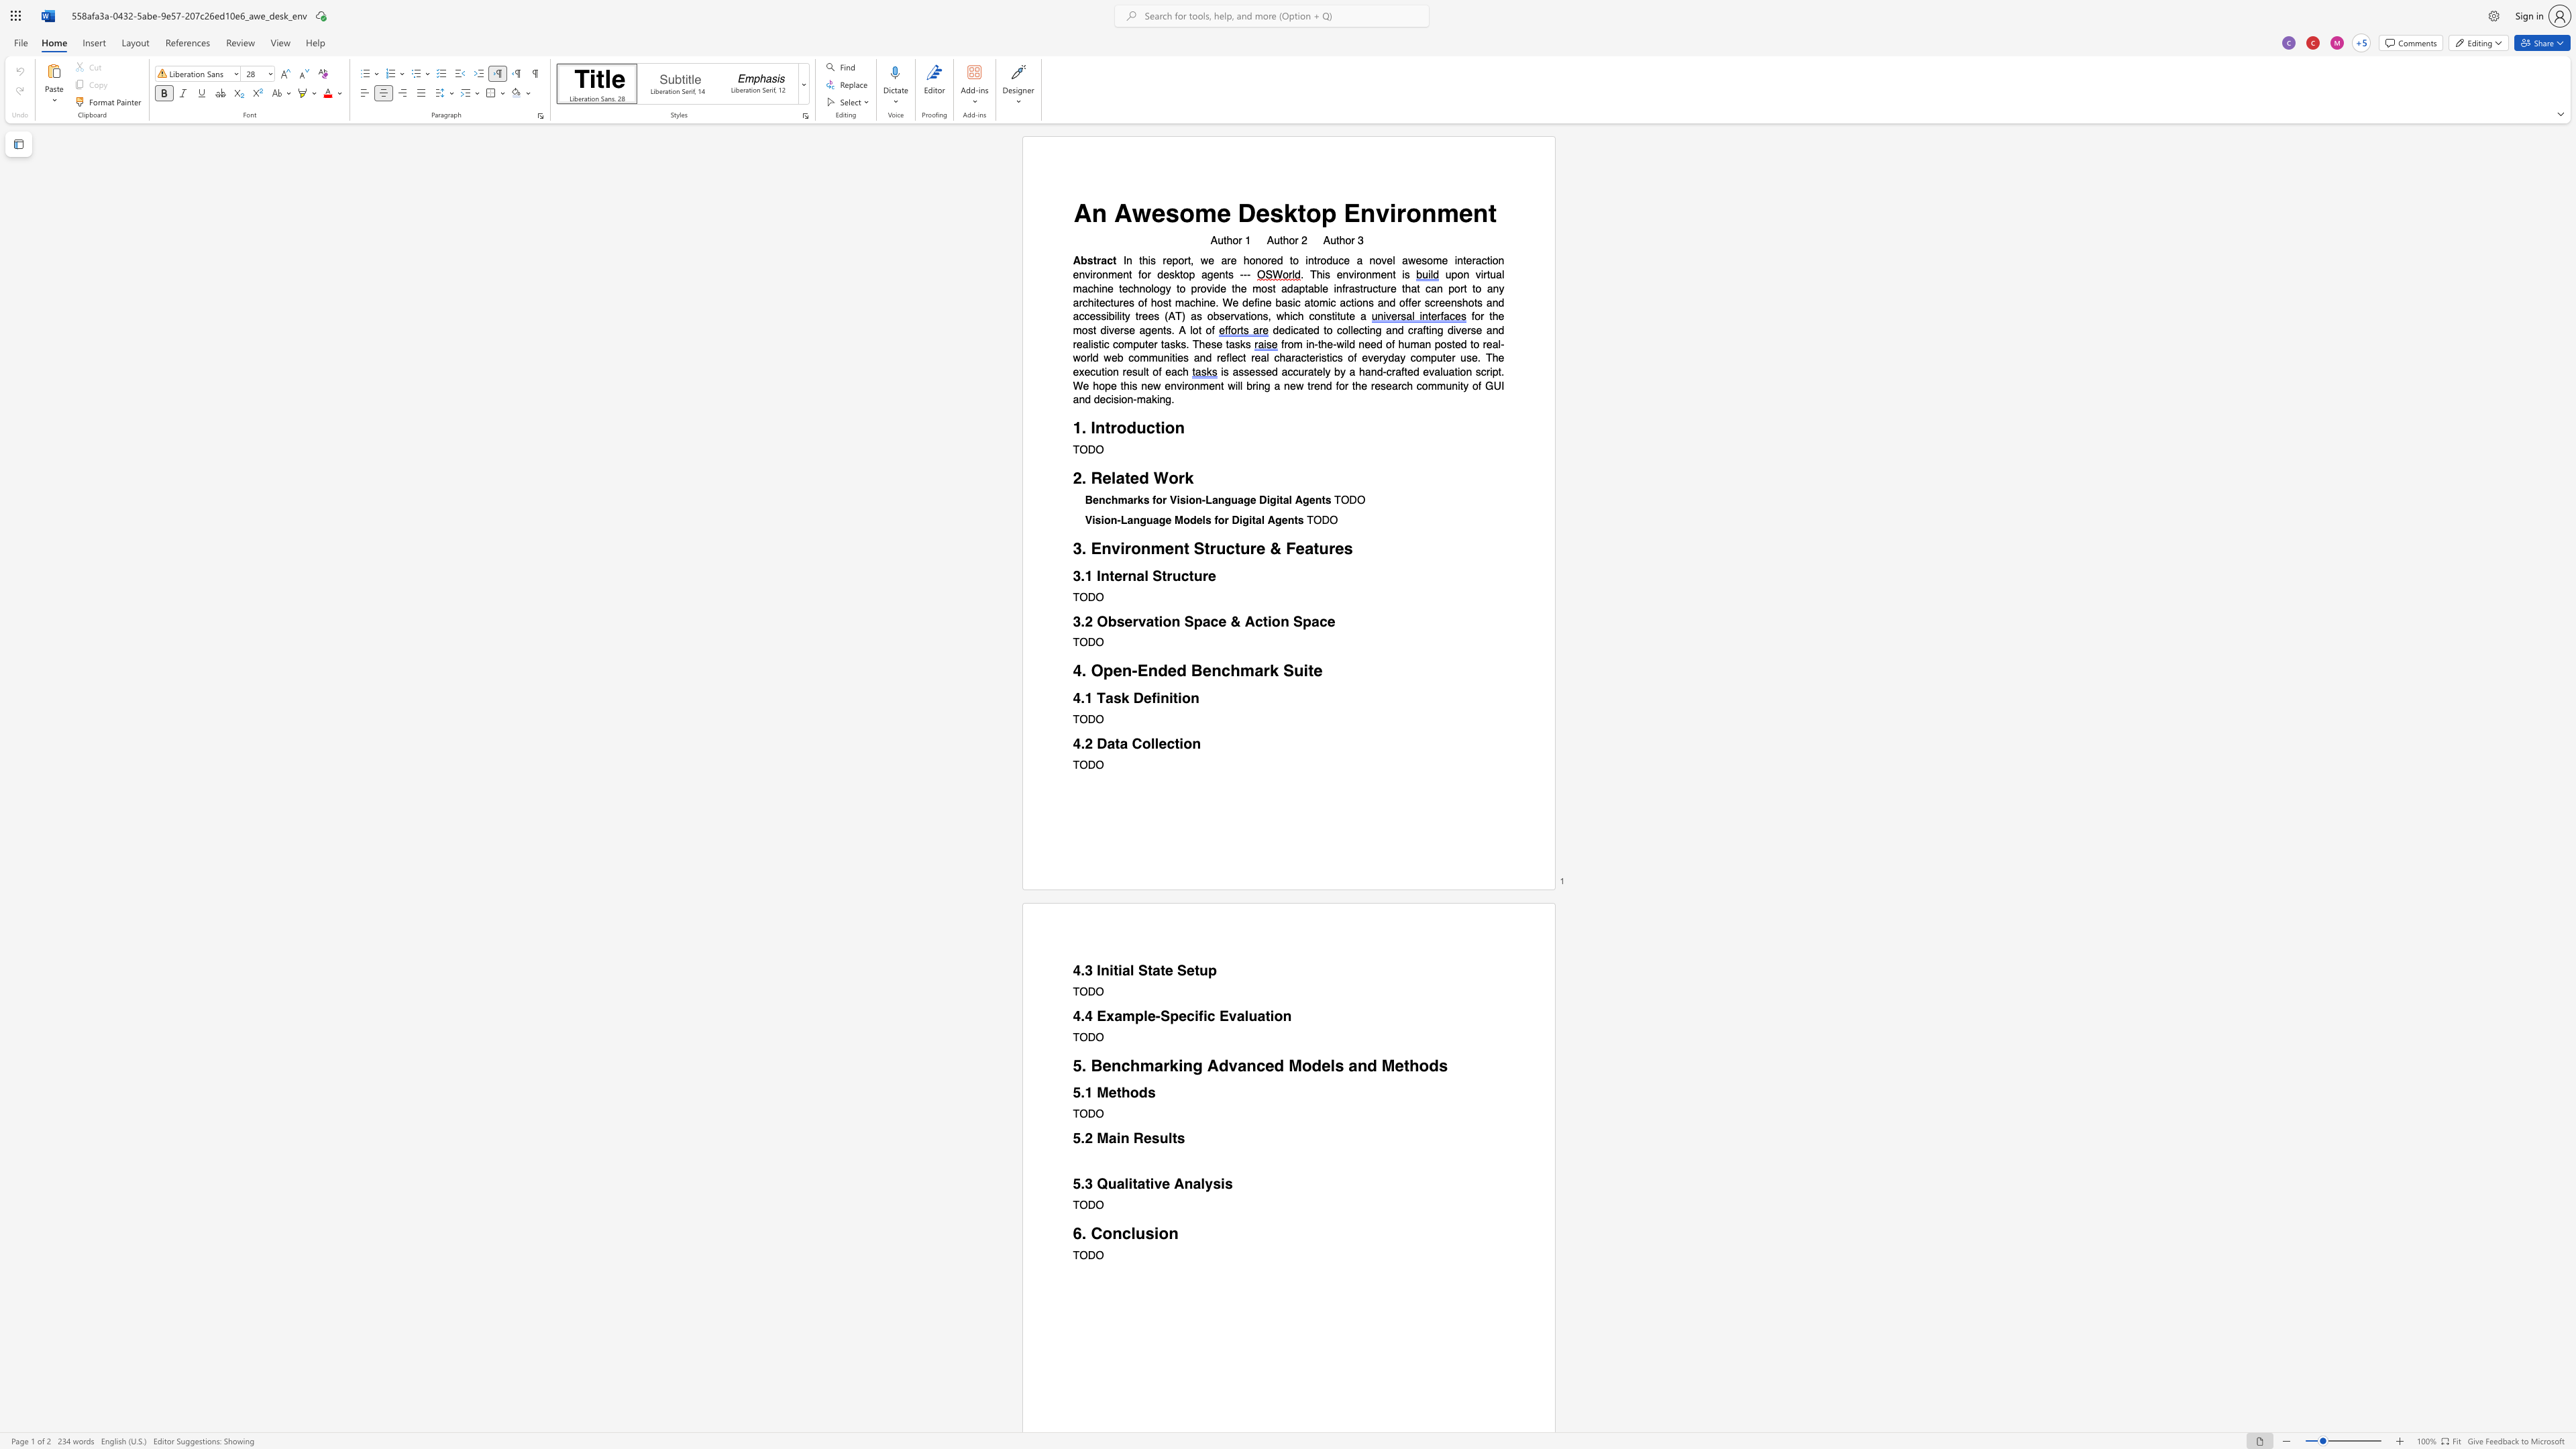  Describe the element at coordinates (1084, 1092) in the screenshot. I see `the subset text "1 Methods" within the text "5.1 Methods"` at that location.